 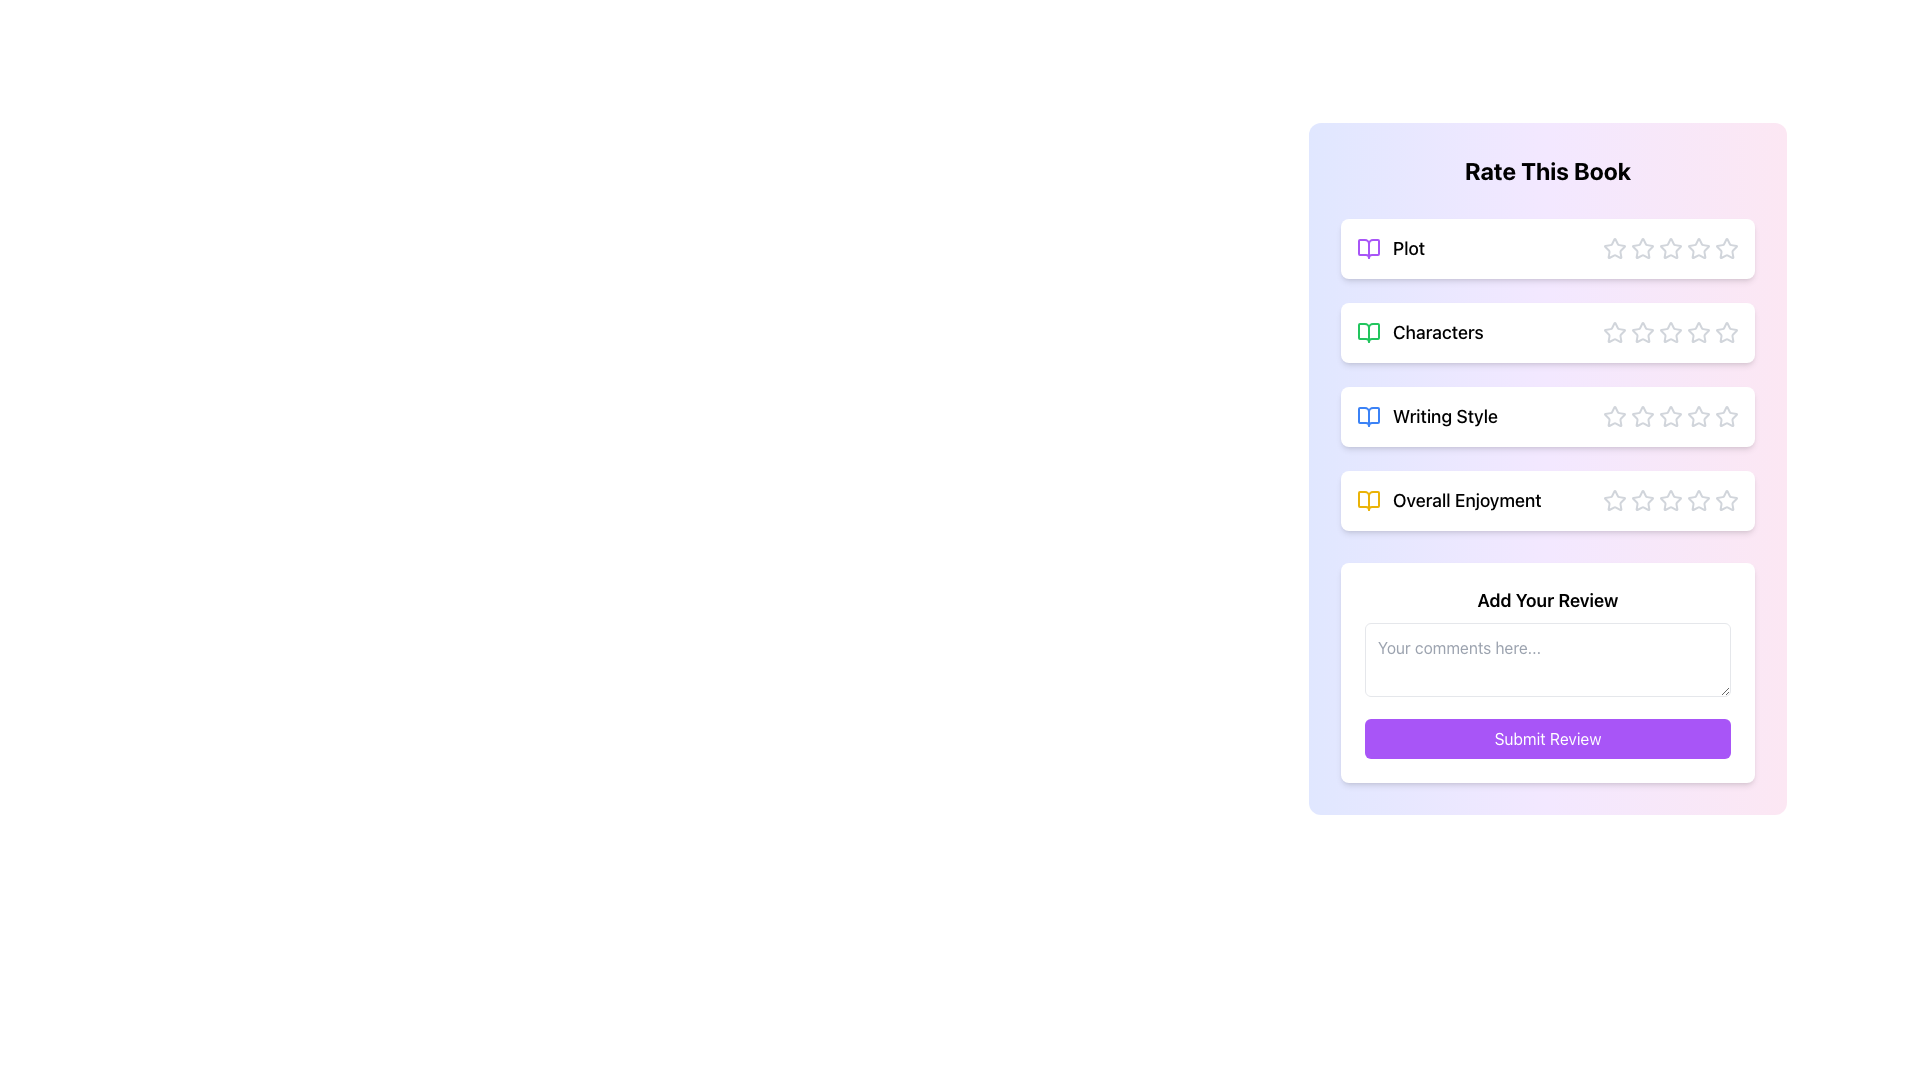 I want to click on the star icon button used for rating in the 'Overall Enjoyment' category by, so click(x=1698, y=499).